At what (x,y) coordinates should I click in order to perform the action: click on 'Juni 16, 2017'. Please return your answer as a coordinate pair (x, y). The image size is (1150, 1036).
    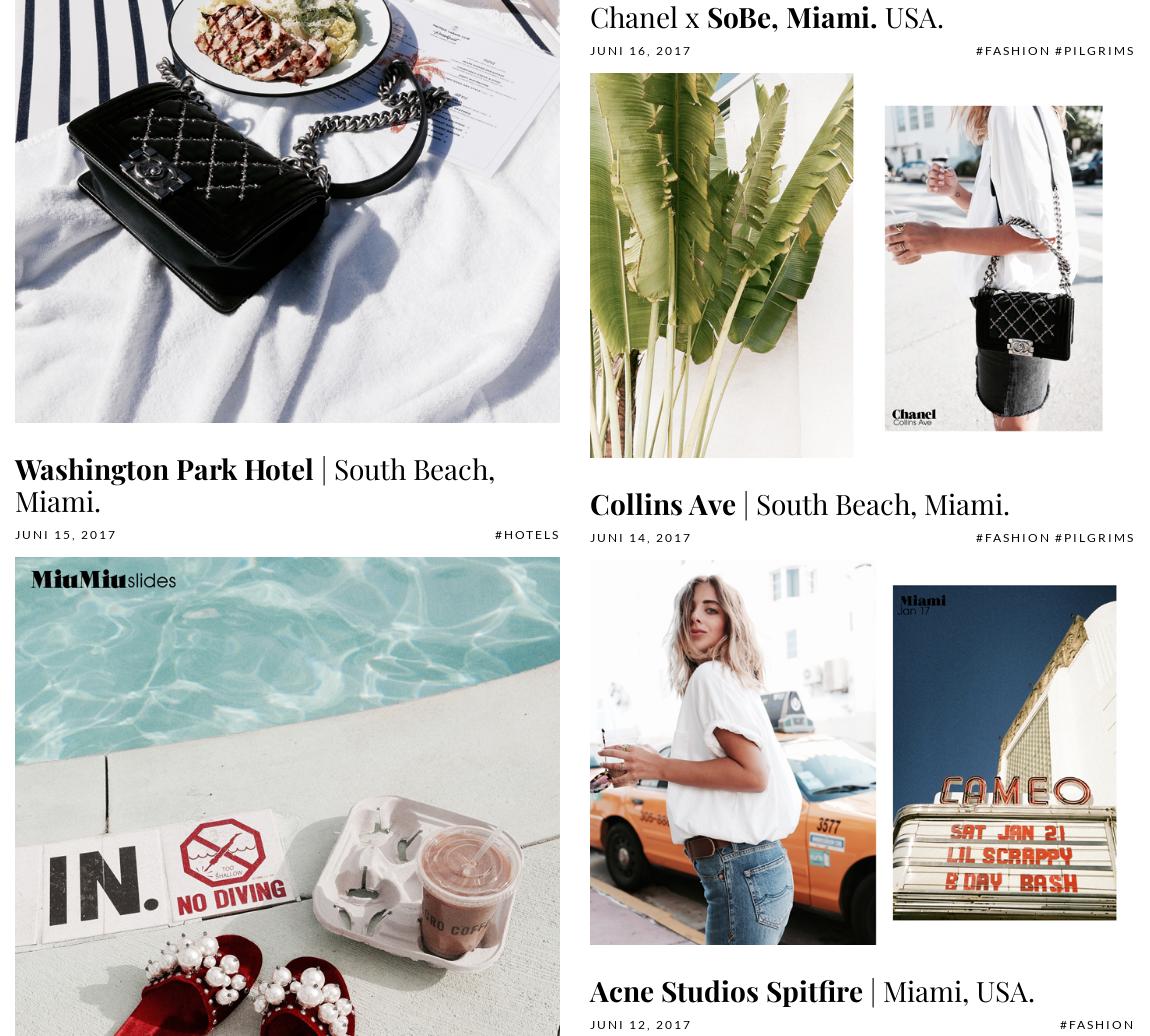
    Looking at the image, I should click on (640, 50).